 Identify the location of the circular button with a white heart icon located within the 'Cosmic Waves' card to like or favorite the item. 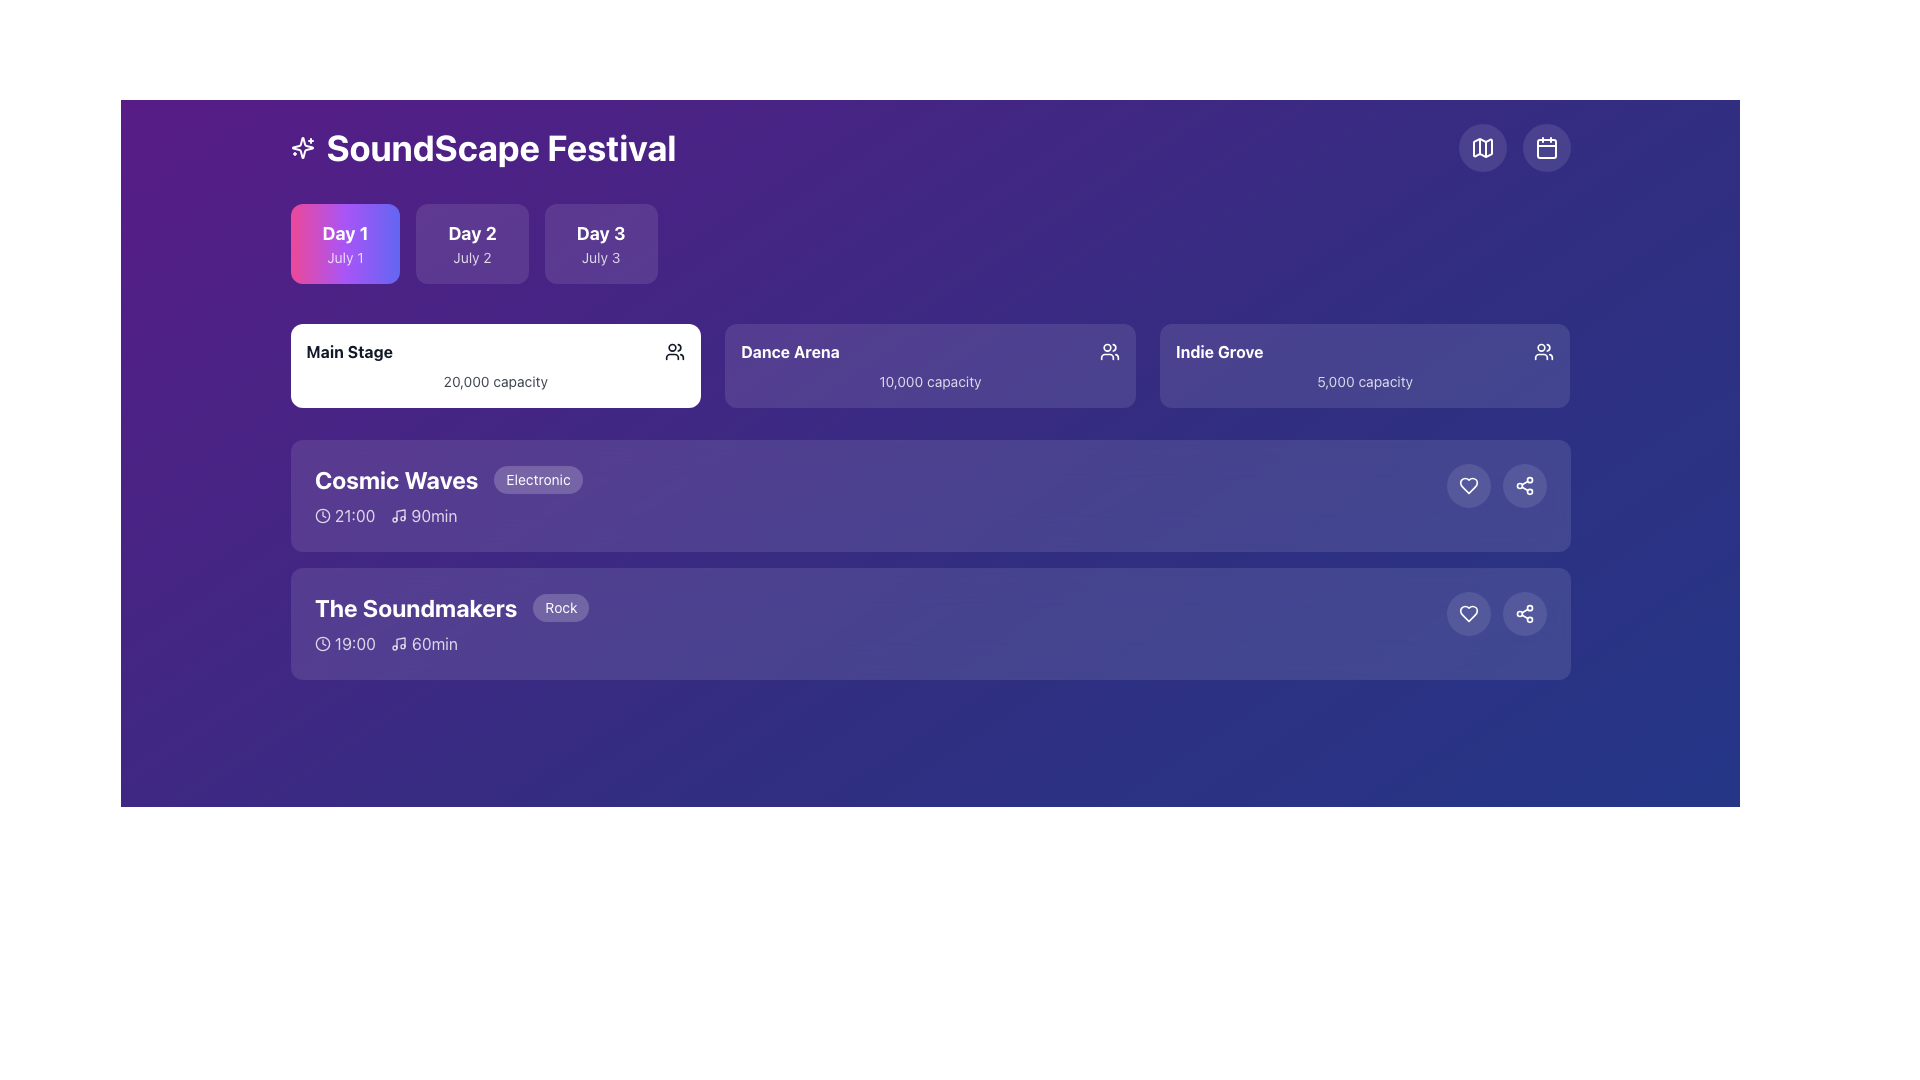
(1468, 486).